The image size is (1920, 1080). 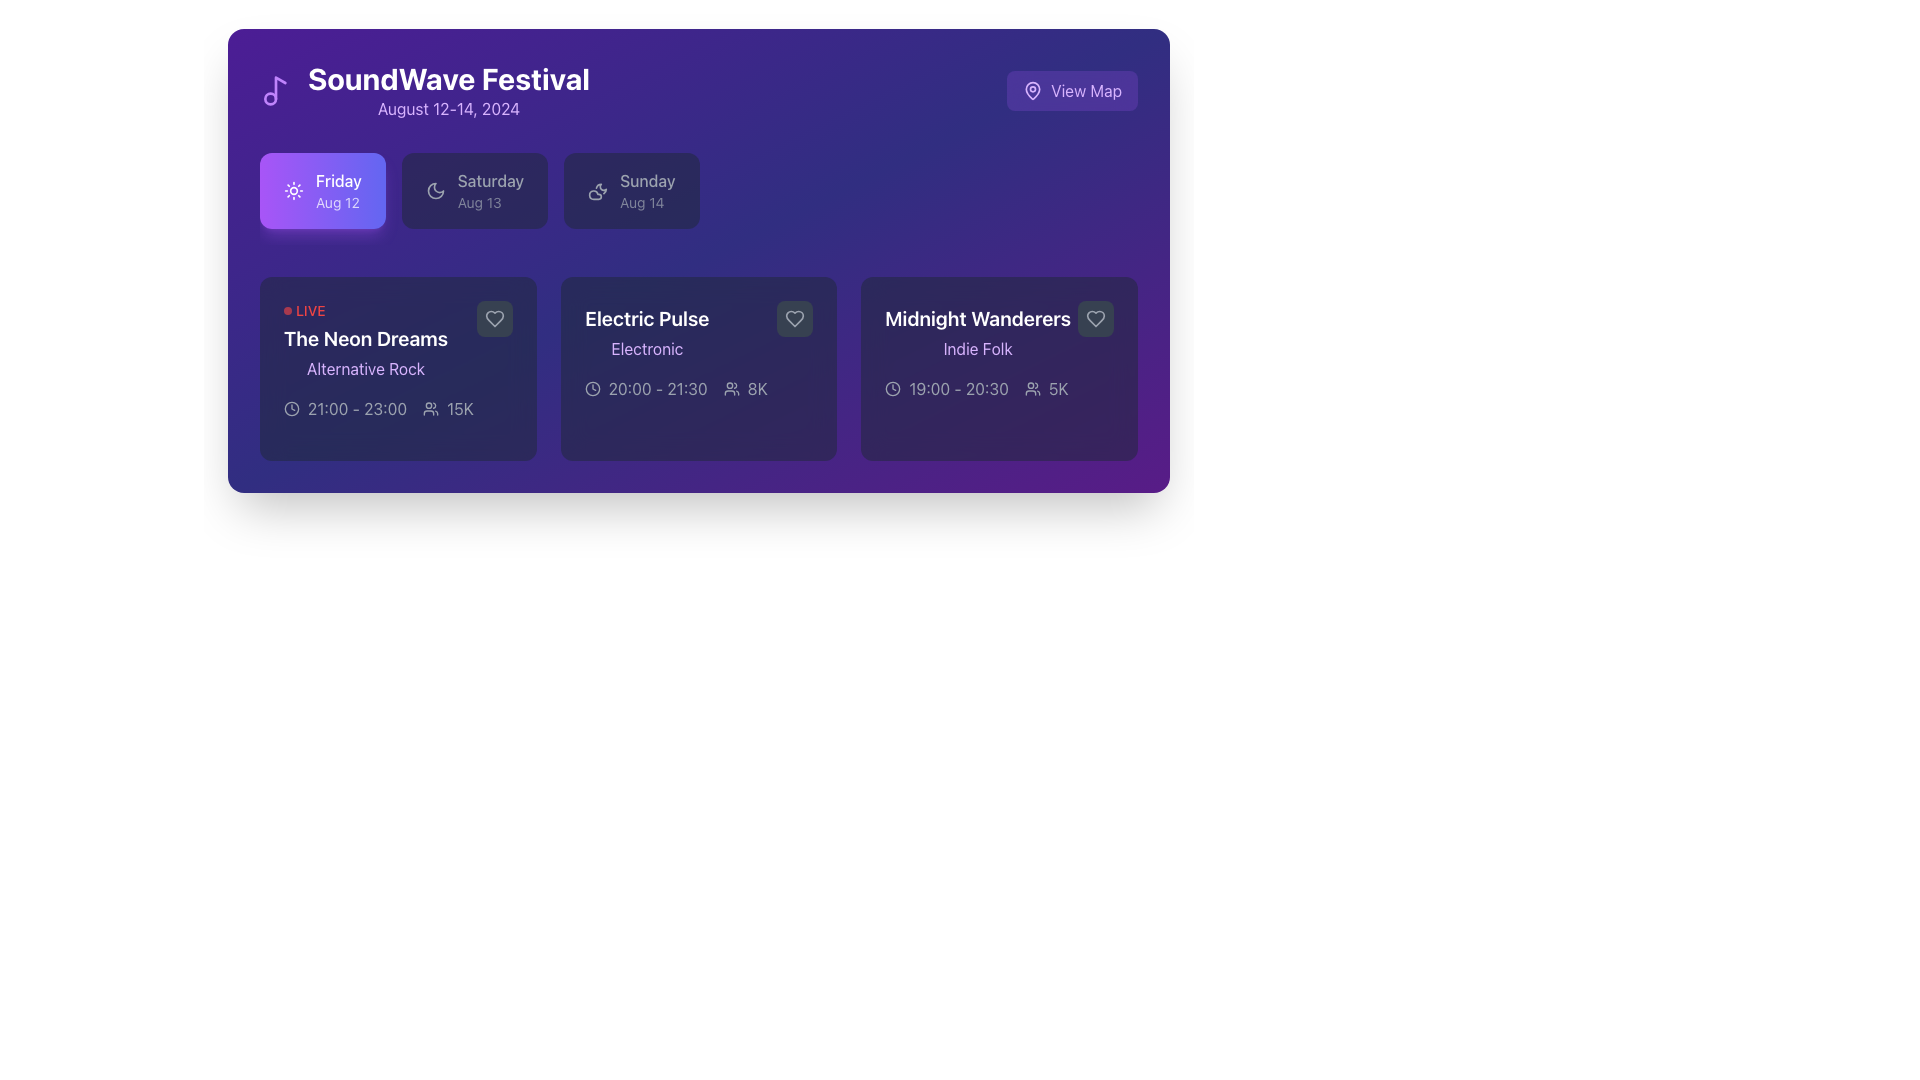 I want to click on the 'Sunday' button-like text element, which is the third option in a horizontal list of date selections below 'SoundWave Festival', so click(x=647, y=191).